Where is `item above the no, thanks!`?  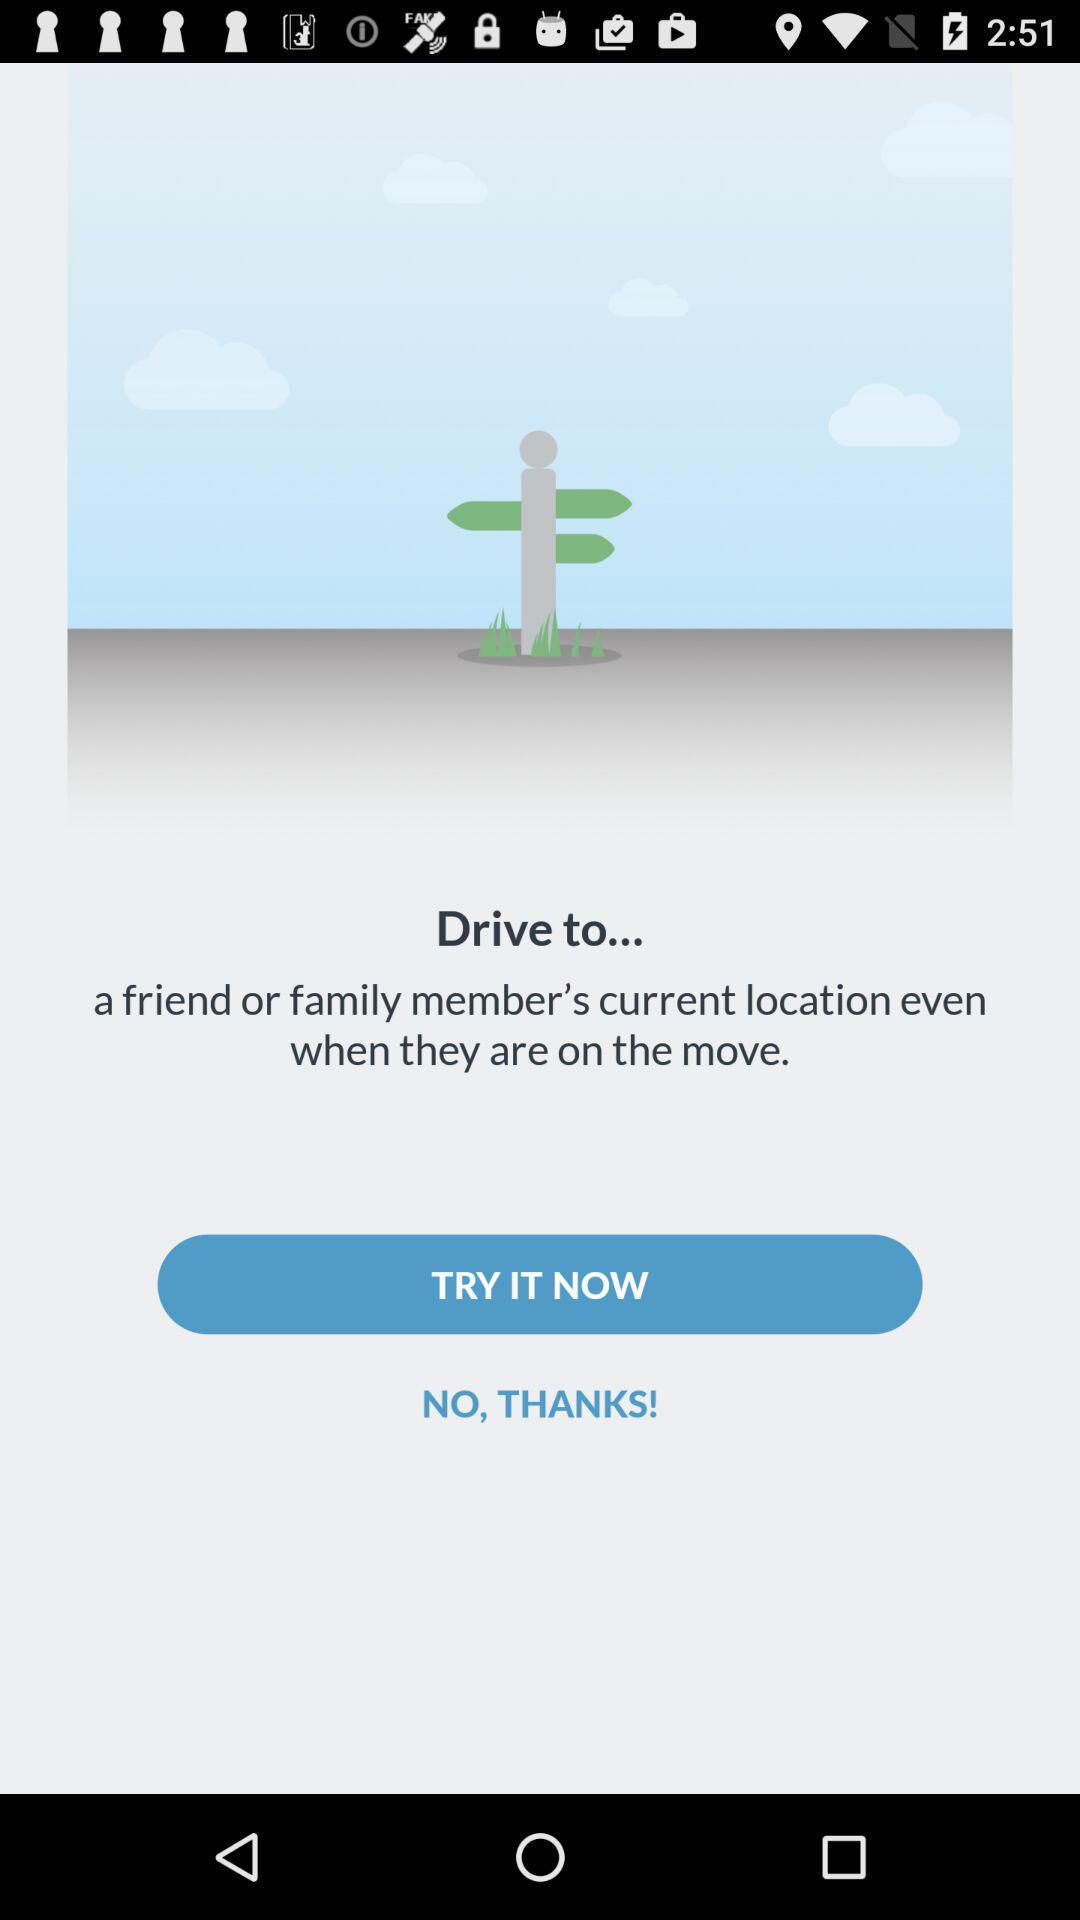
item above the no, thanks! is located at coordinates (540, 1284).